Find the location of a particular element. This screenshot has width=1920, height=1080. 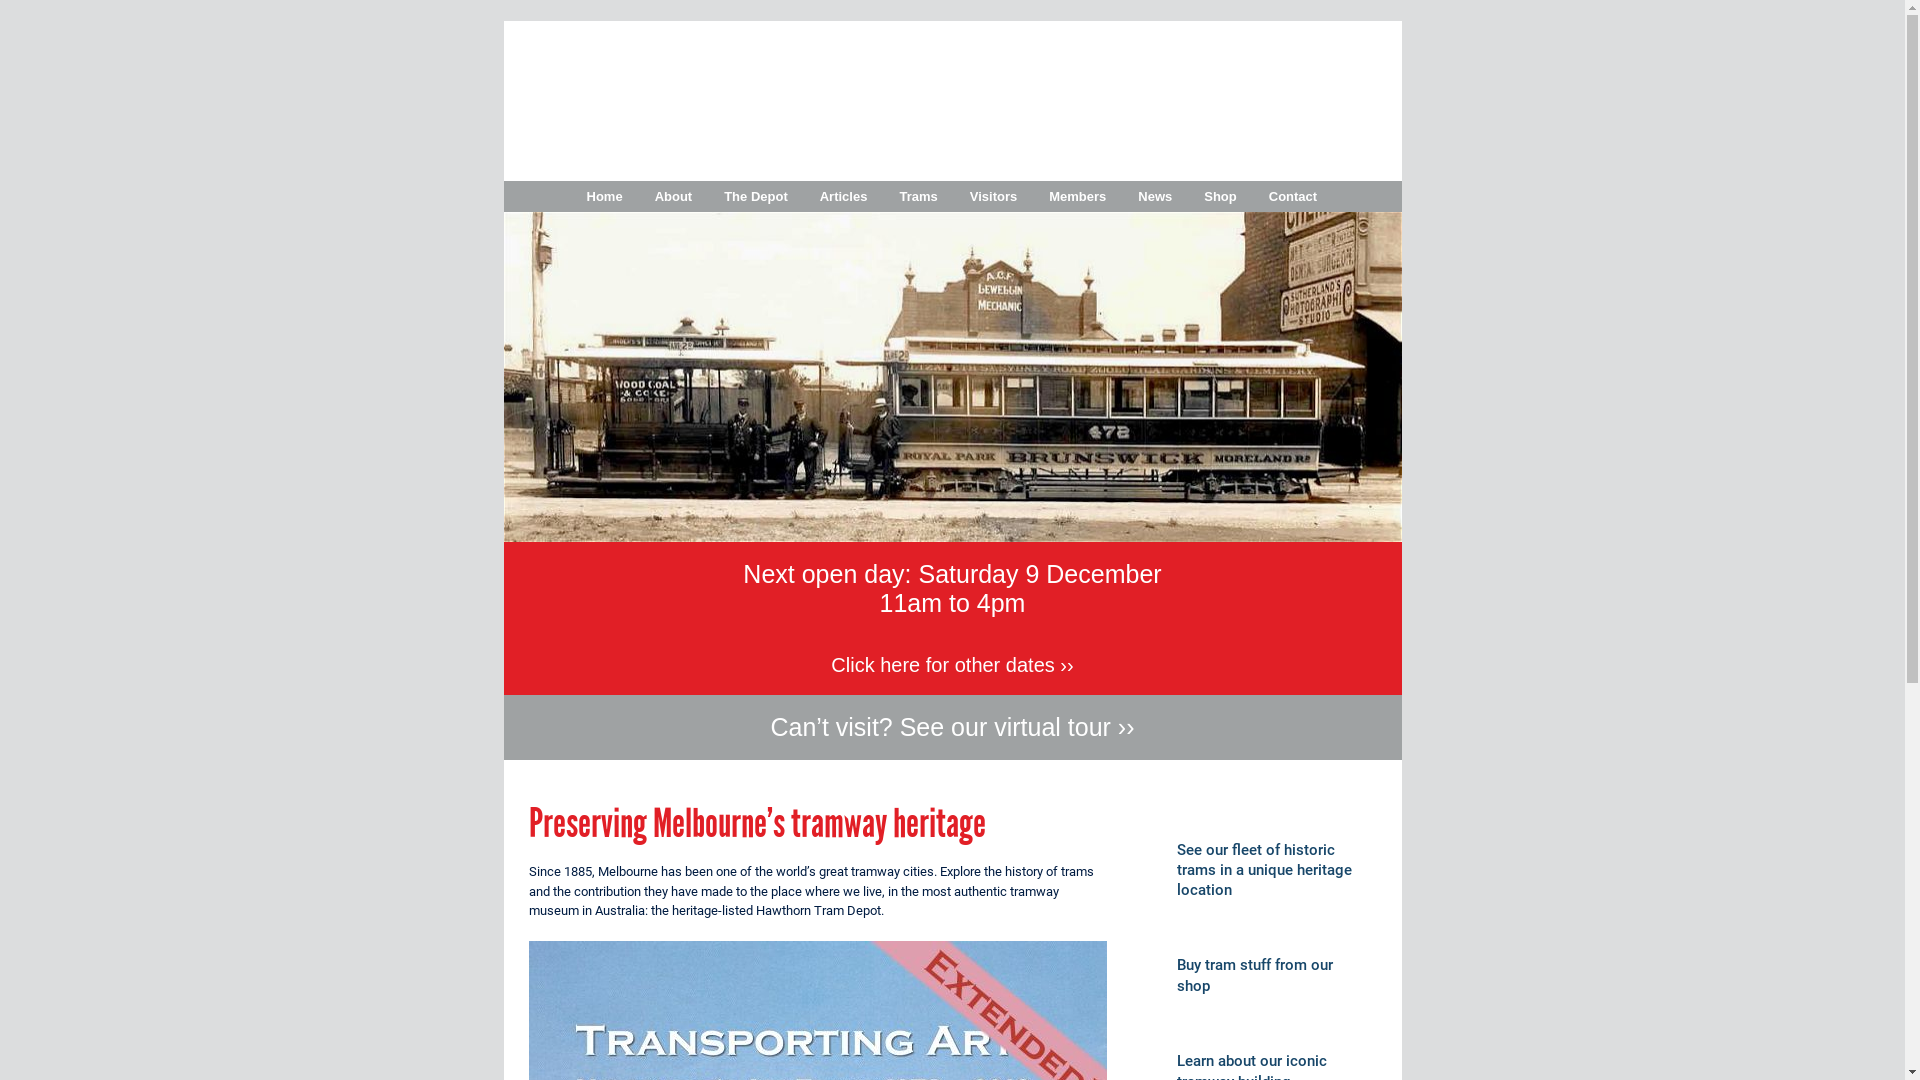

'News' is located at coordinates (1155, 196).